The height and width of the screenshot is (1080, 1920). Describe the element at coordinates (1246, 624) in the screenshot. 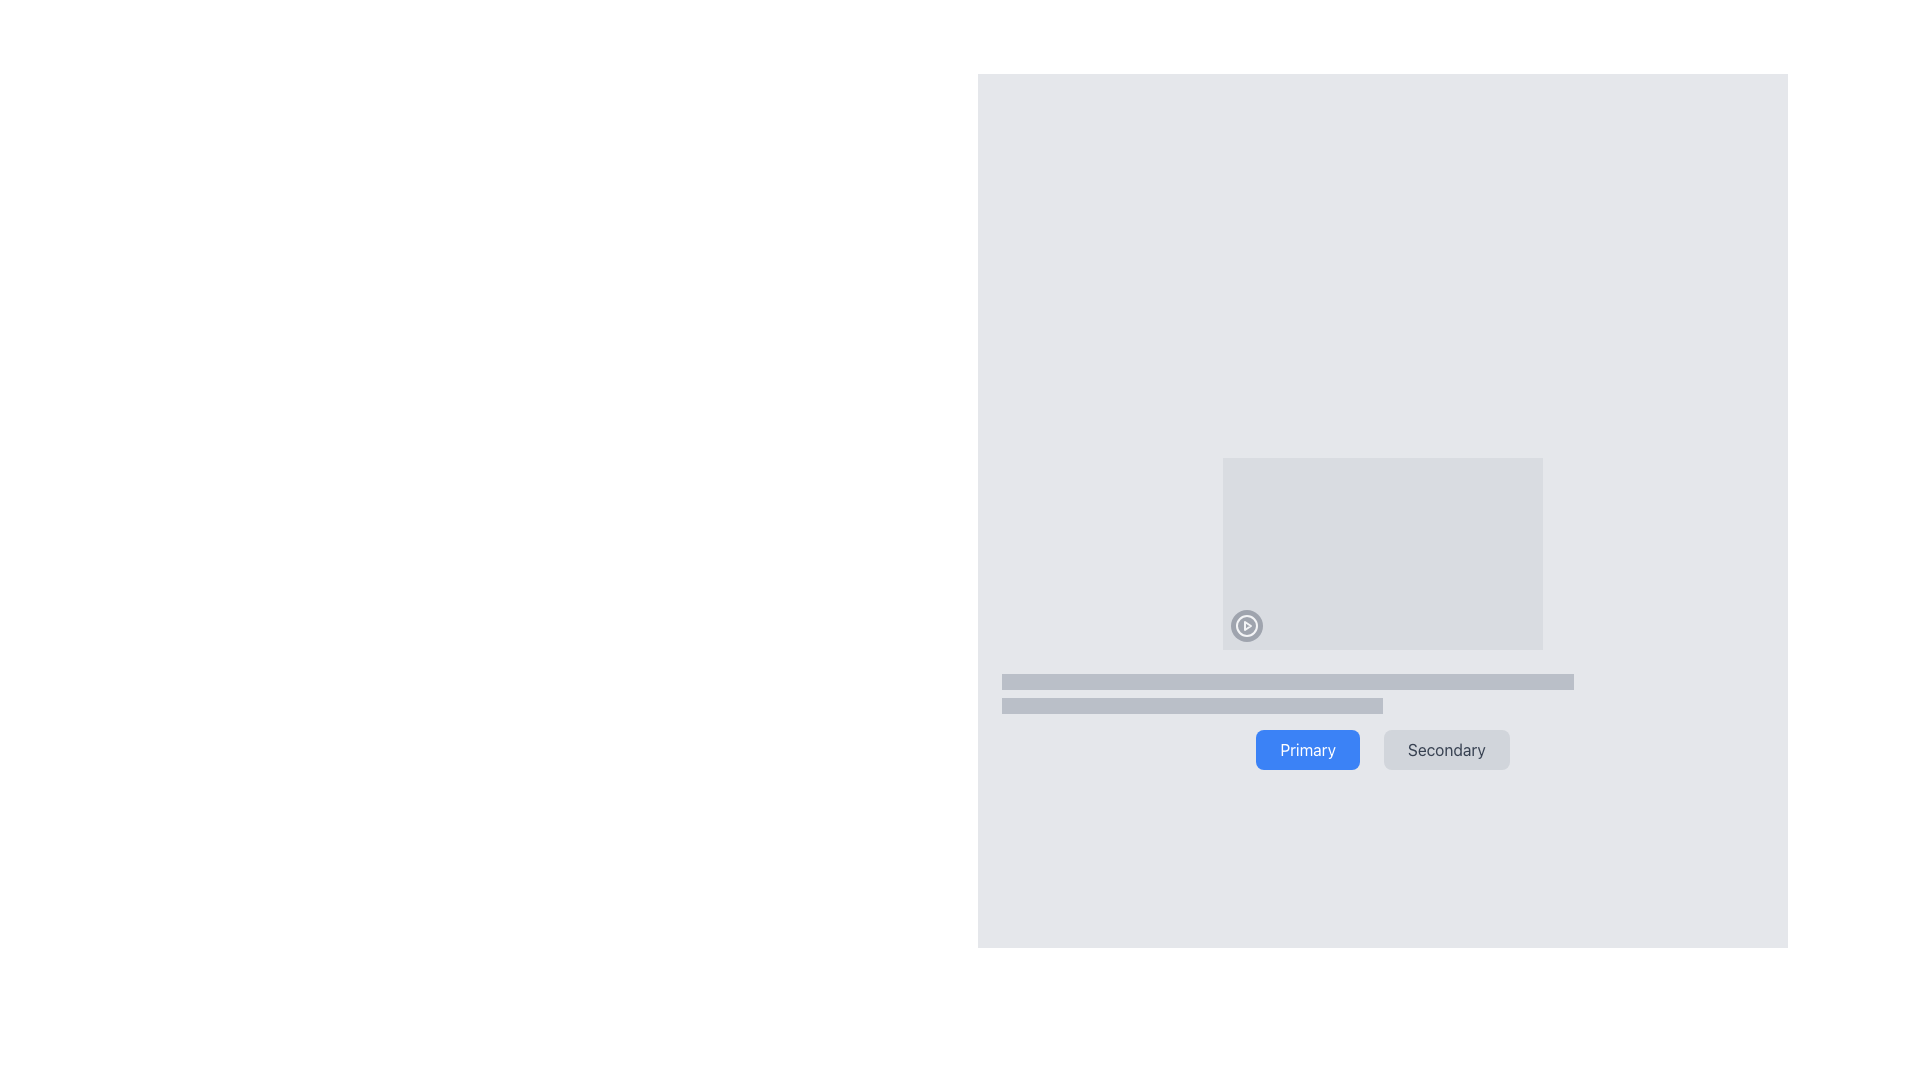

I see `the play icon button, which is a circular button with a white play icon on a dark gray background, located at the bottom-left corner of the section above the 'Primary' and 'Secondary' buttons to initiate playback` at that location.